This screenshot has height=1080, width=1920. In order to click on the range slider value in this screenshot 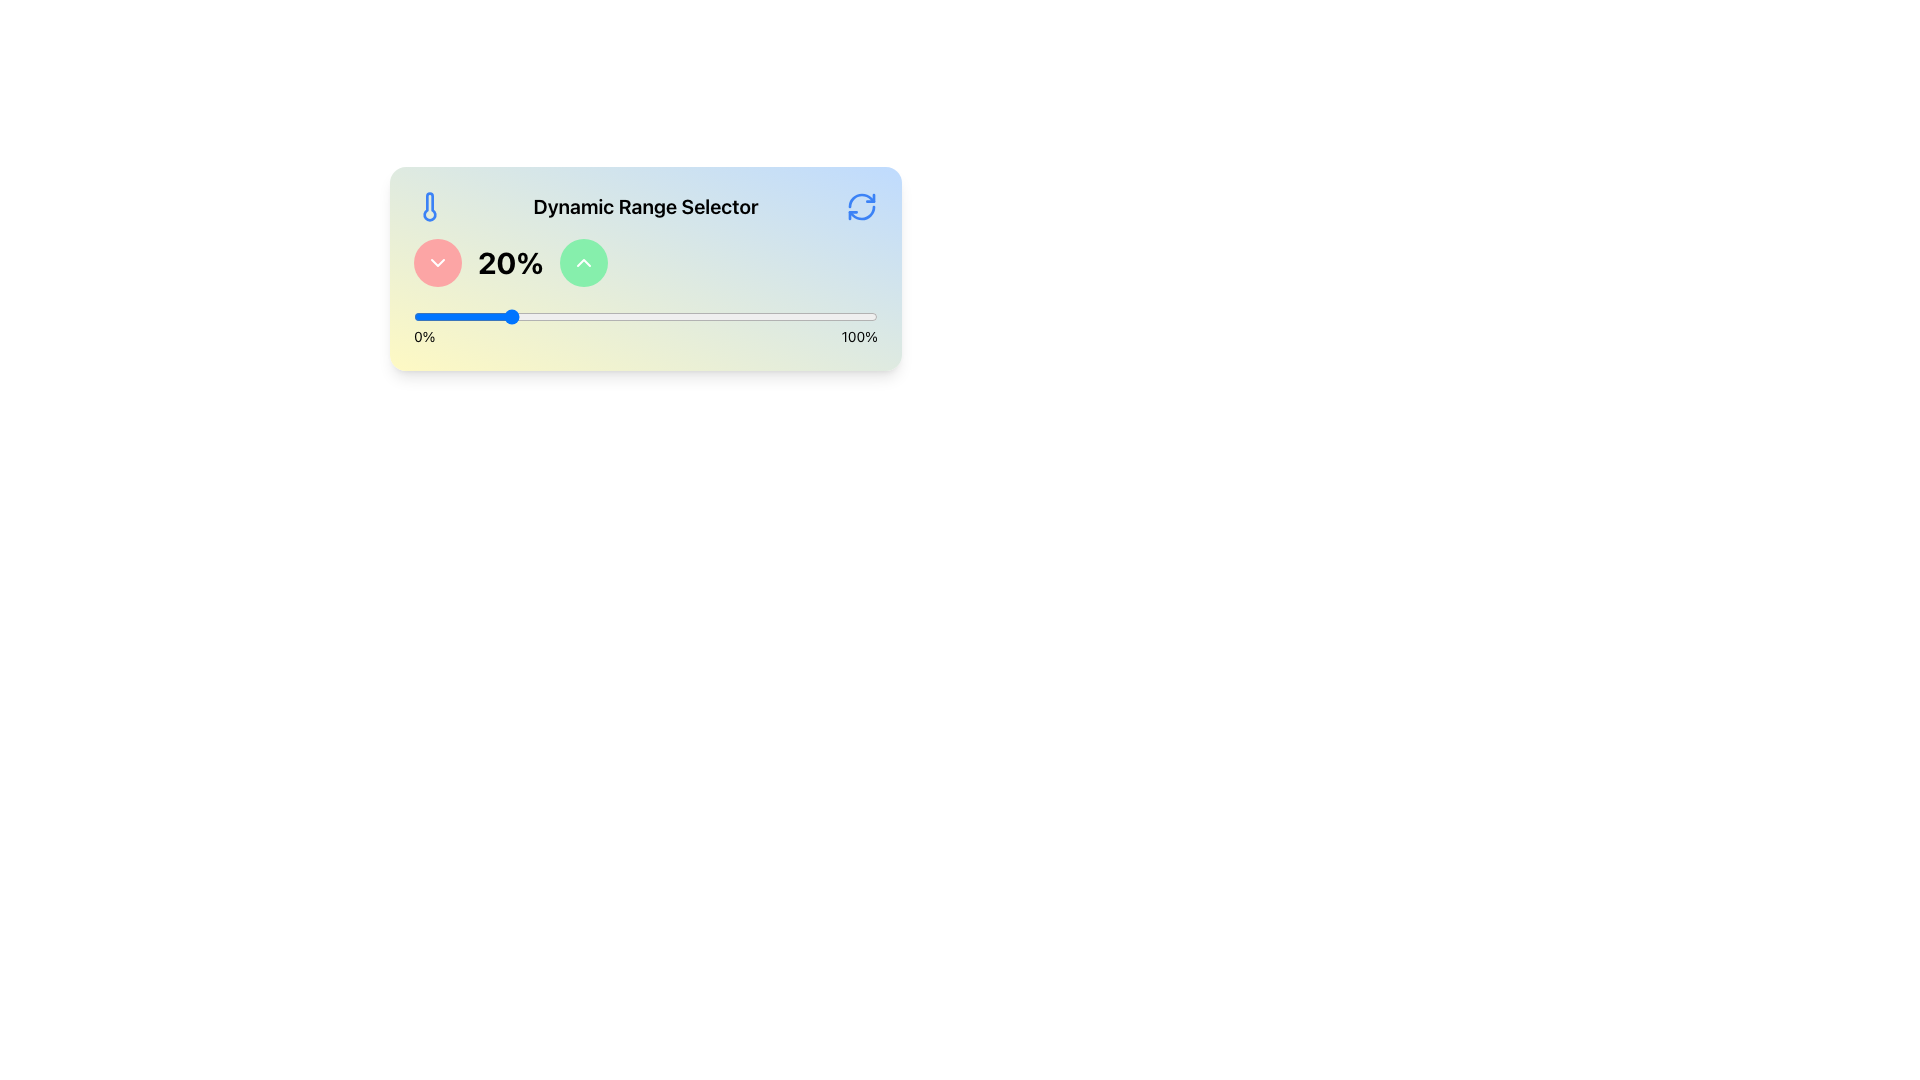, I will do `click(659, 315)`.